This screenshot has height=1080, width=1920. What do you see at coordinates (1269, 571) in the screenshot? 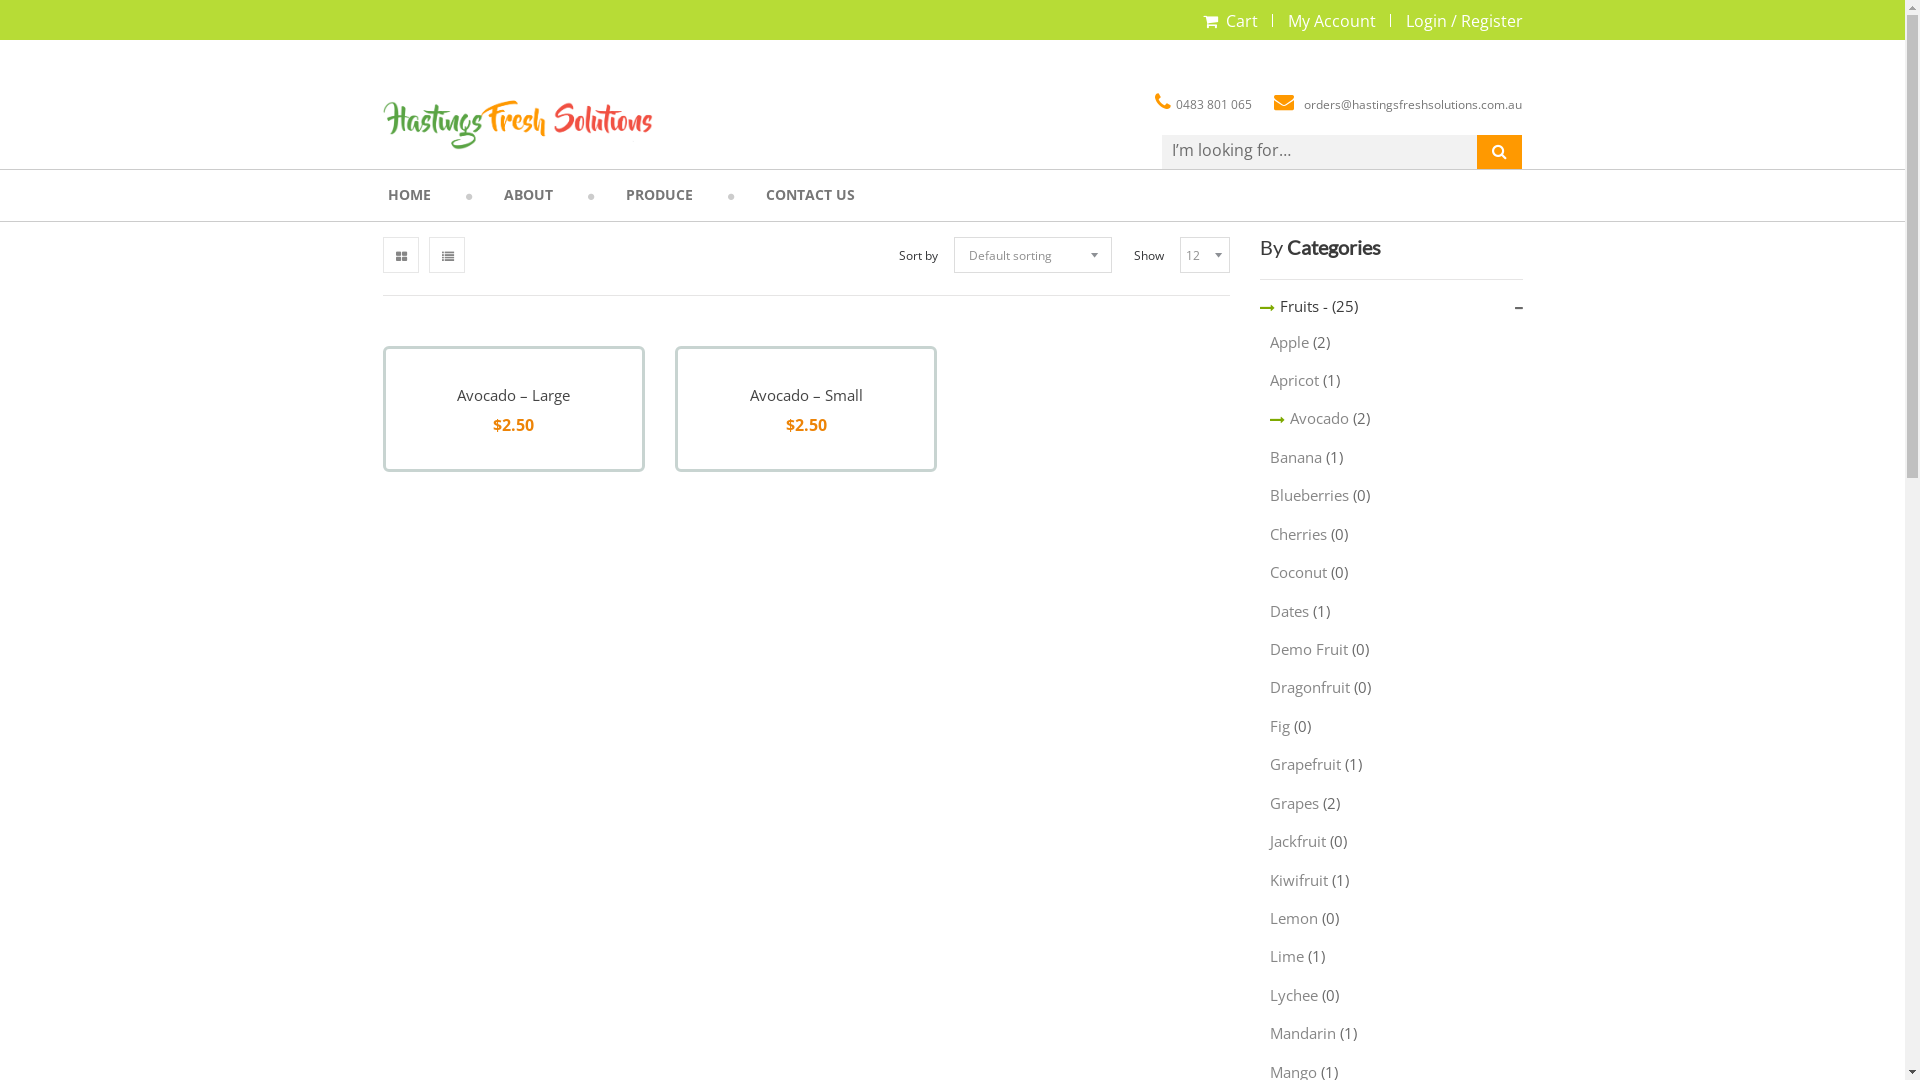
I see `'Coconut'` at bounding box center [1269, 571].